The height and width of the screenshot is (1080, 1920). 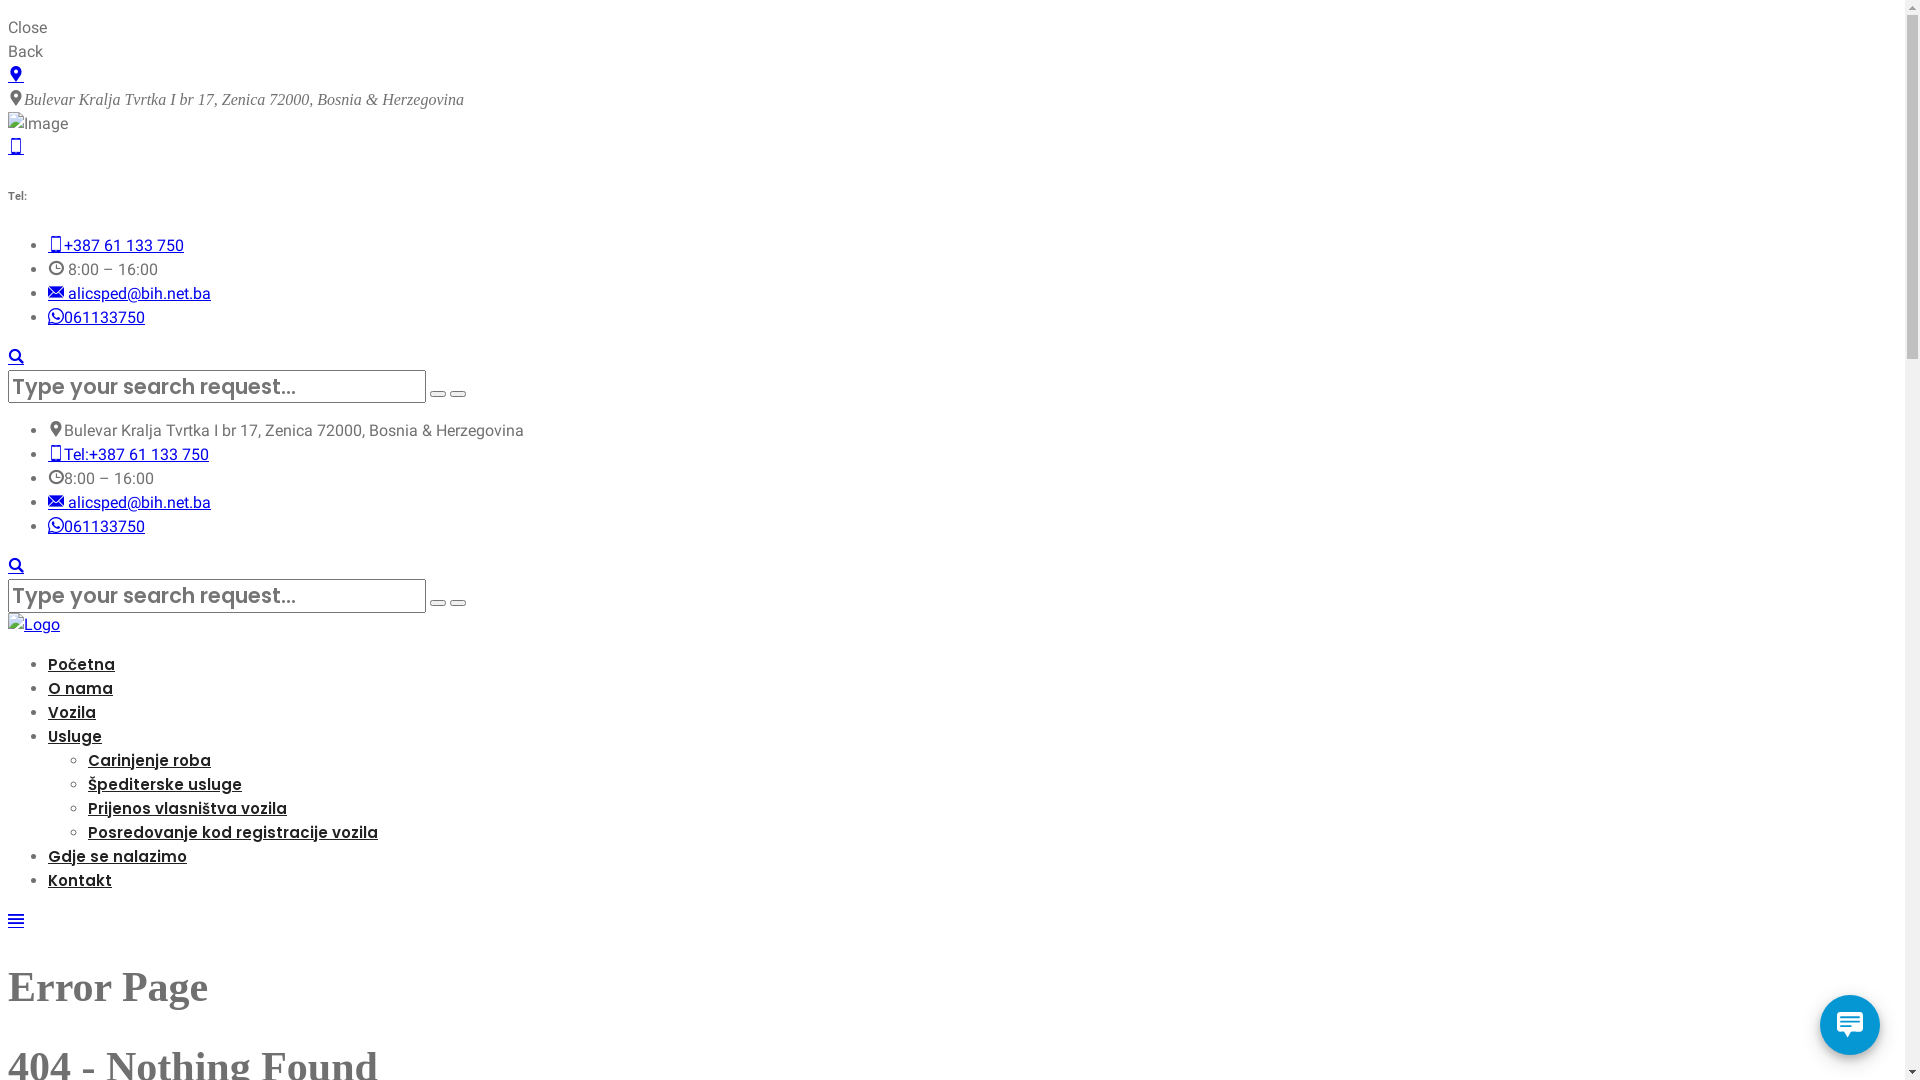 I want to click on 'O nama', so click(x=80, y=687).